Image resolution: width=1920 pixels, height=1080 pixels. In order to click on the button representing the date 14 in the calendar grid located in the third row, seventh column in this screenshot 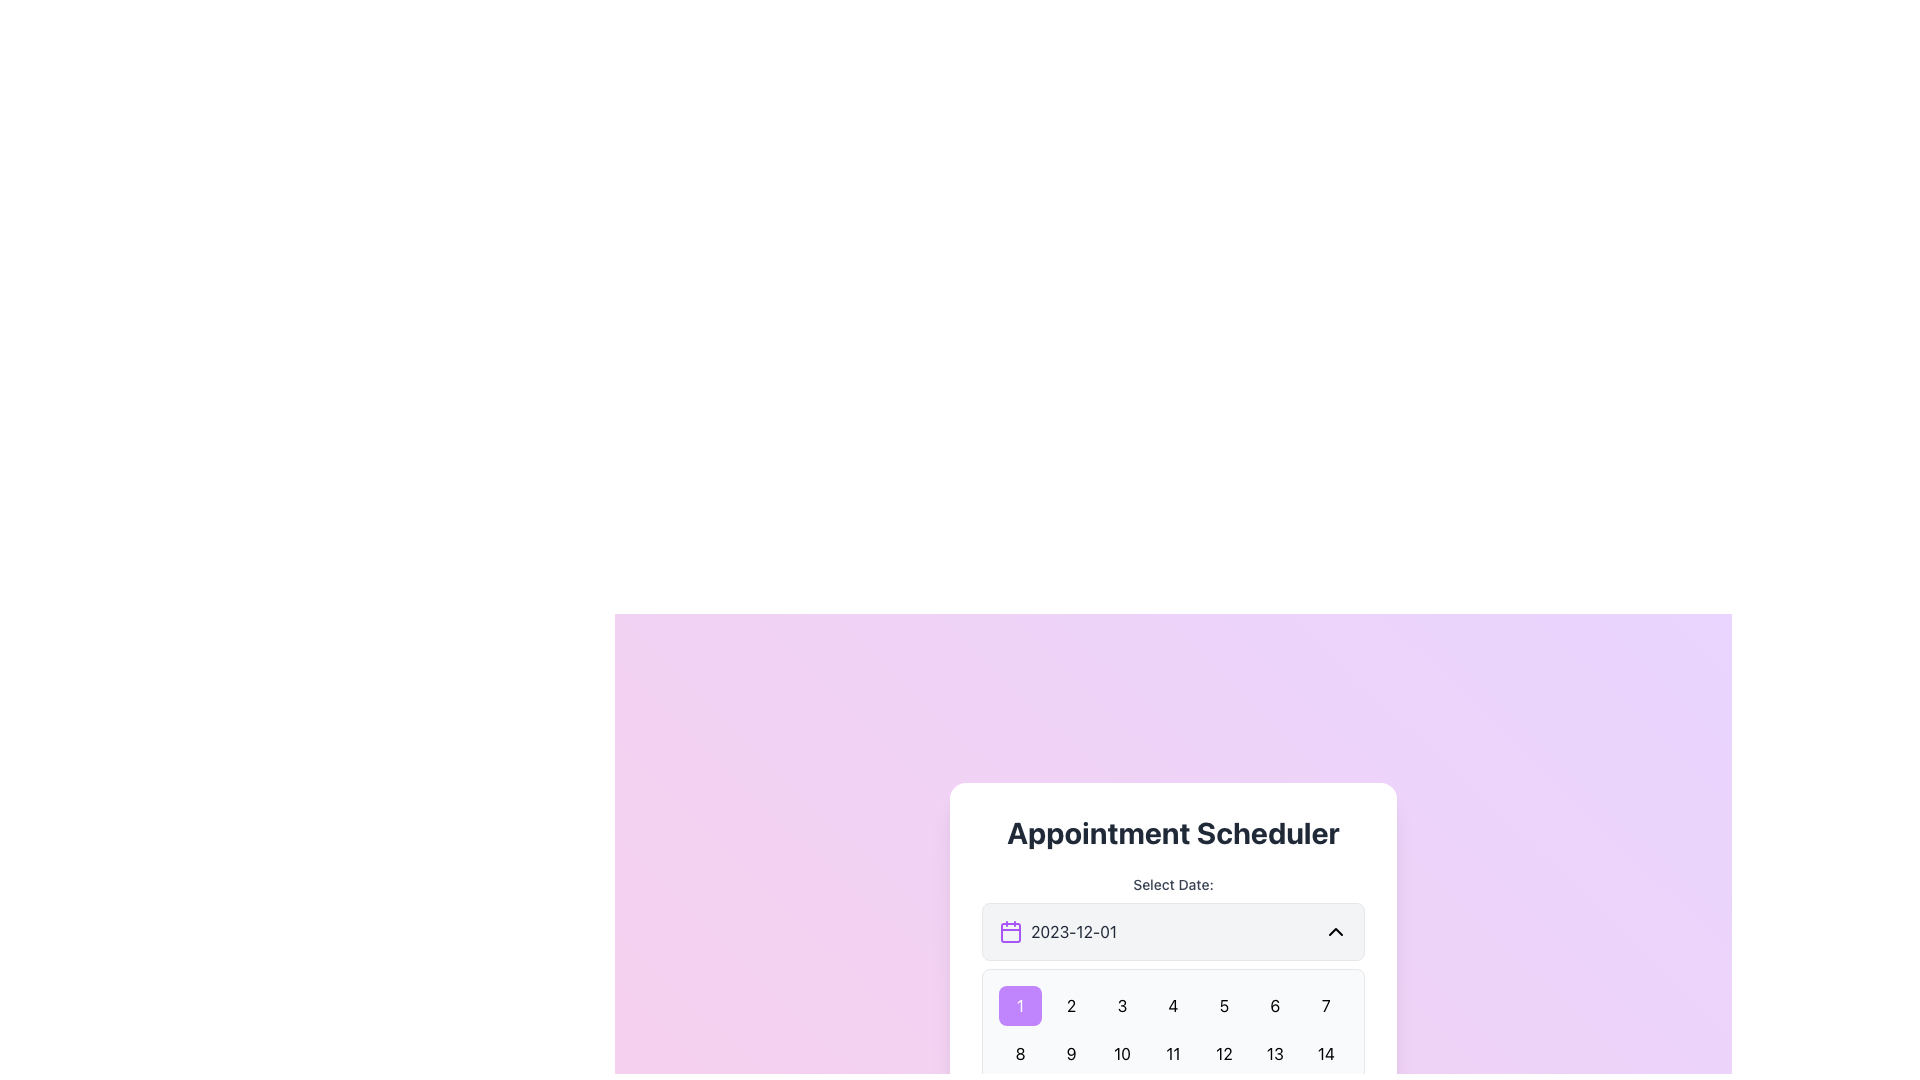, I will do `click(1326, 1053)`.